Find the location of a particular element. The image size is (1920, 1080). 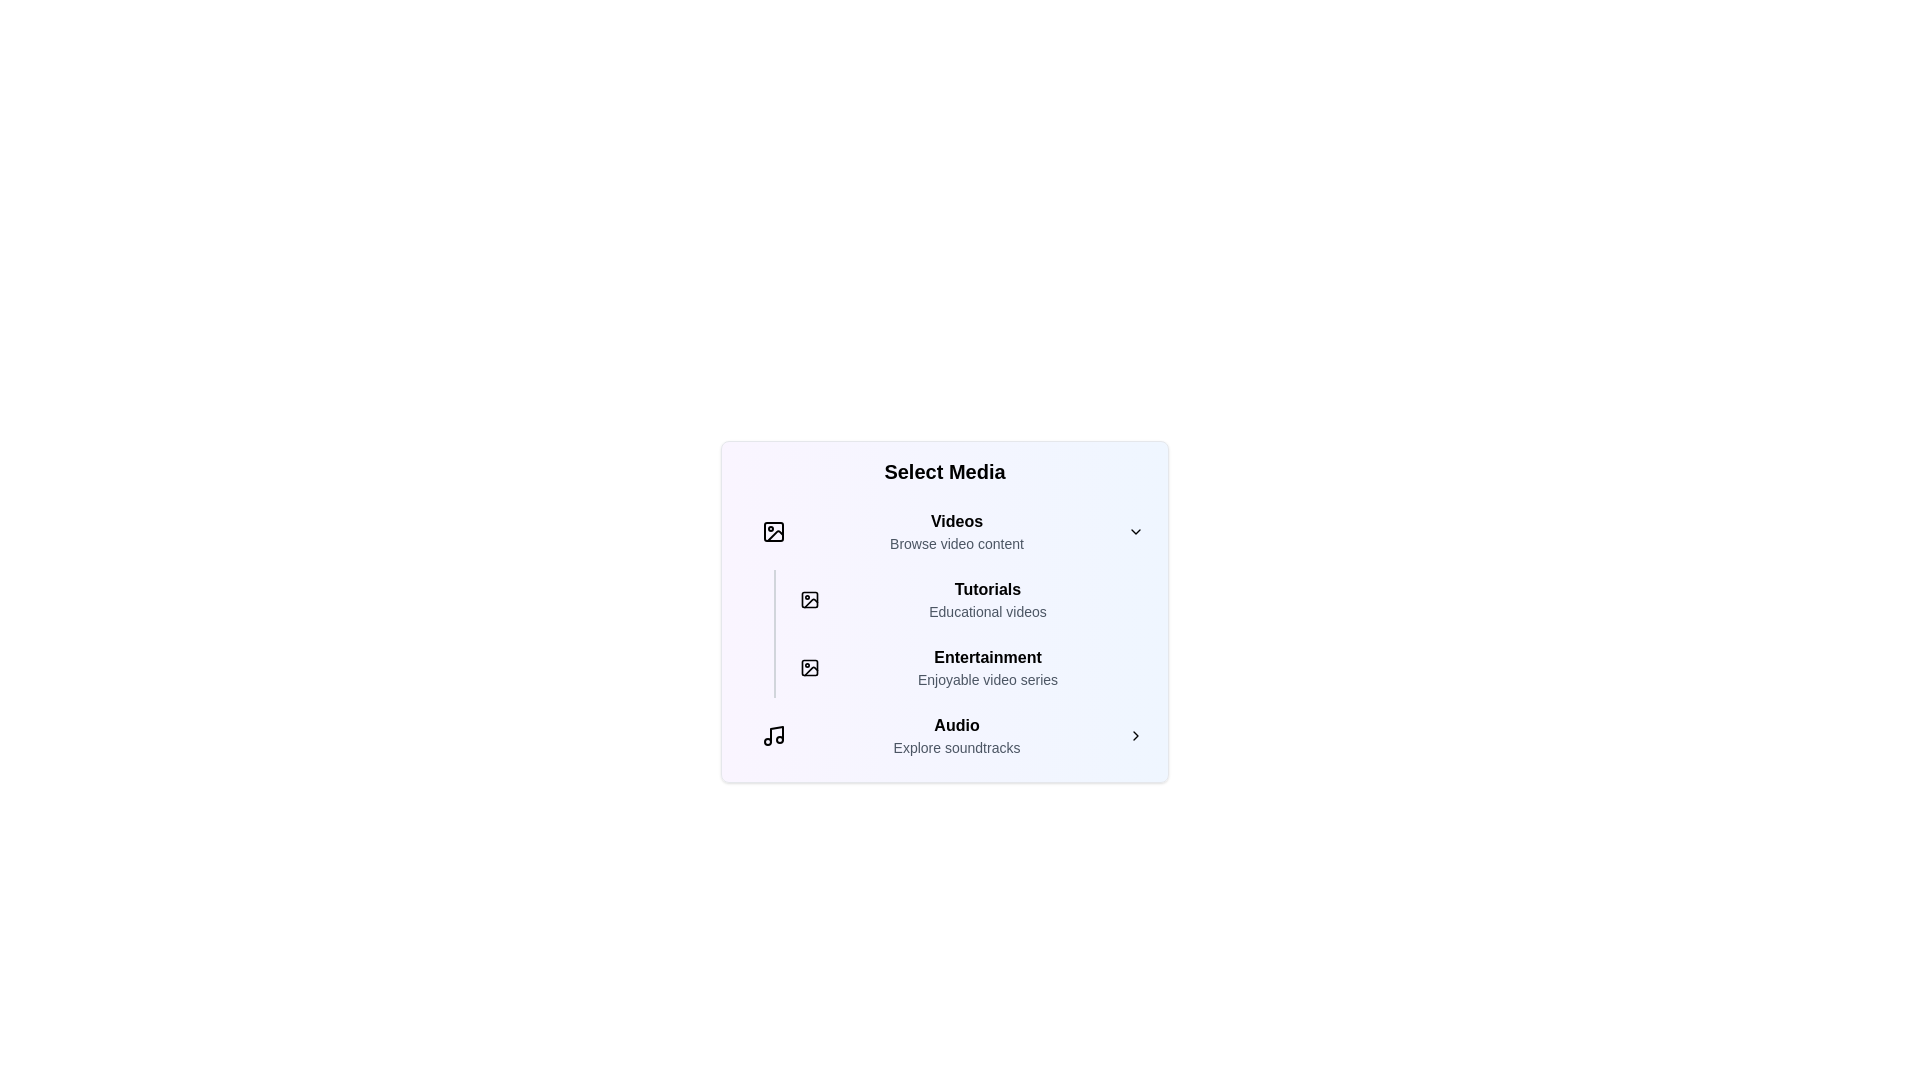

the 'Videos' text option, which is bold and part of a menu option group, located below the 'Select Media' heading is located at coordinates (955, 531).